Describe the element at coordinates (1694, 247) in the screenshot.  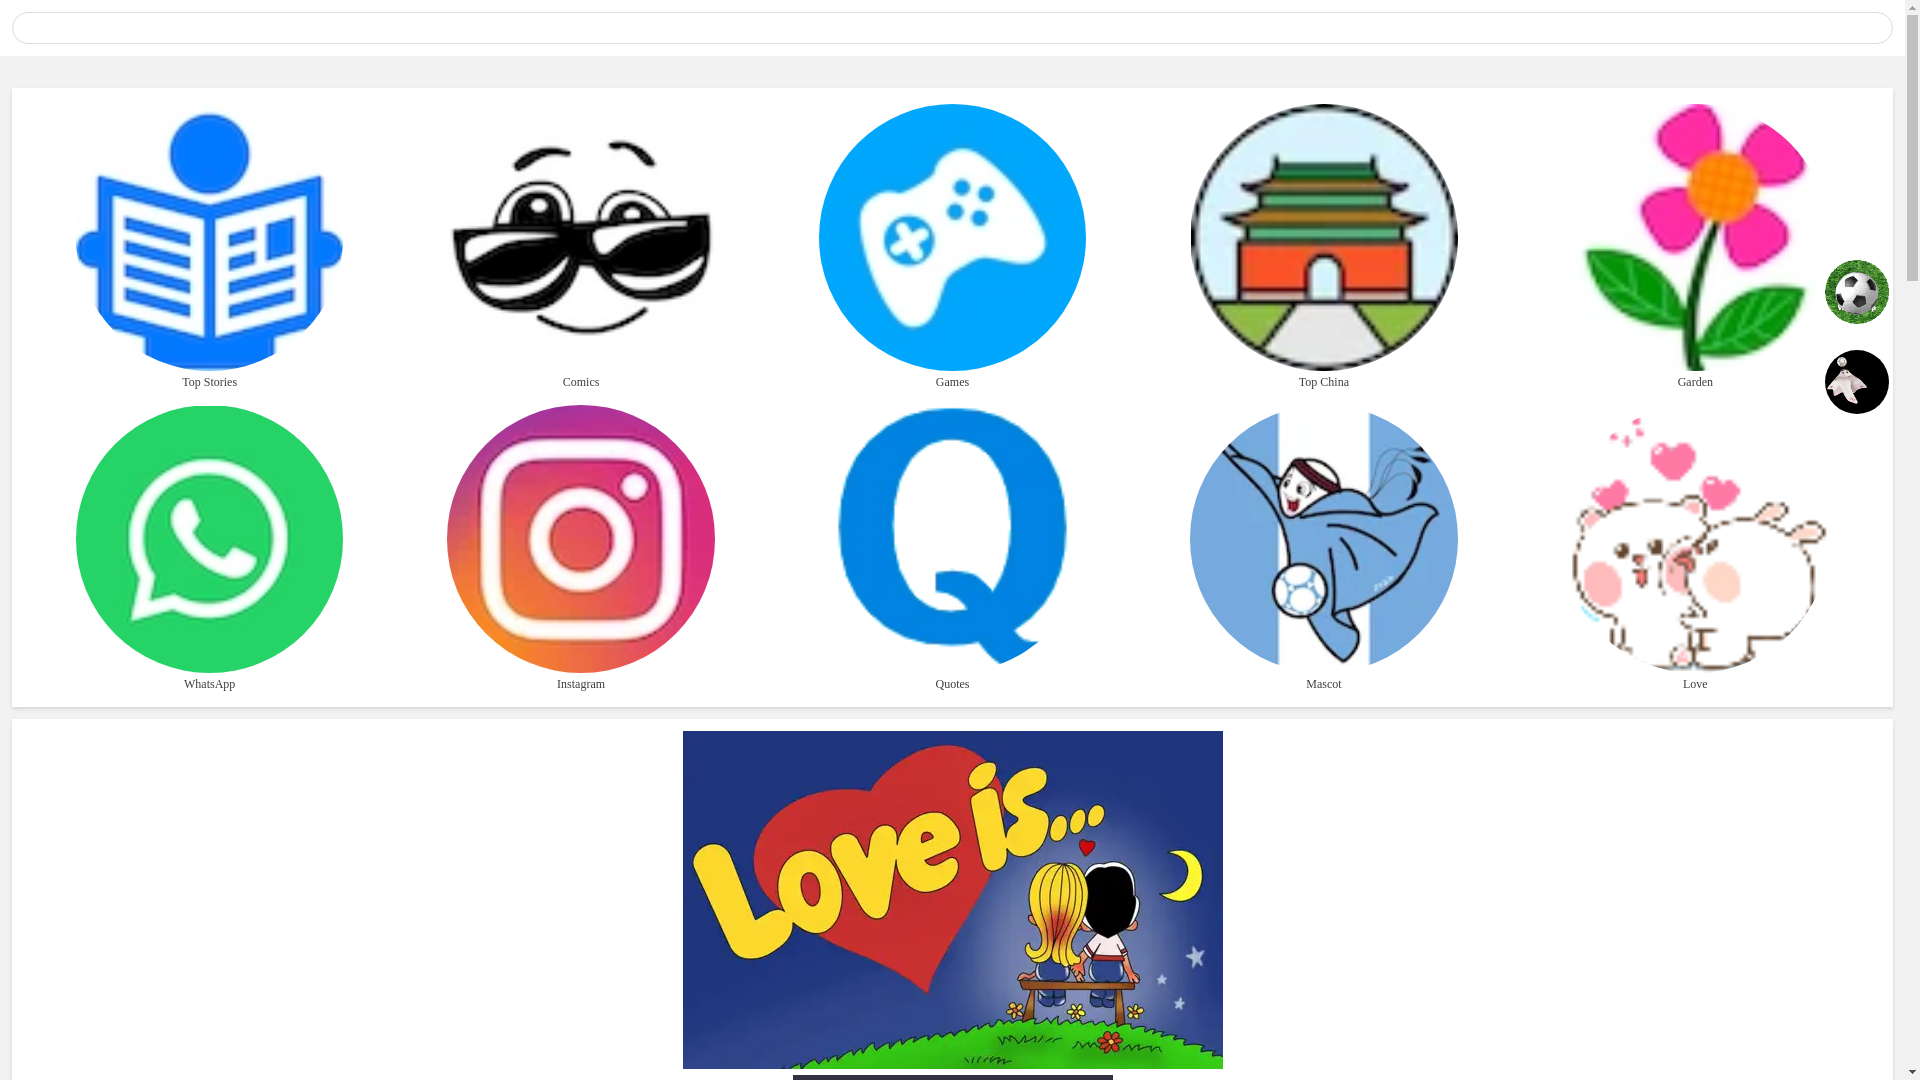
I see `'Garden'` at that location.